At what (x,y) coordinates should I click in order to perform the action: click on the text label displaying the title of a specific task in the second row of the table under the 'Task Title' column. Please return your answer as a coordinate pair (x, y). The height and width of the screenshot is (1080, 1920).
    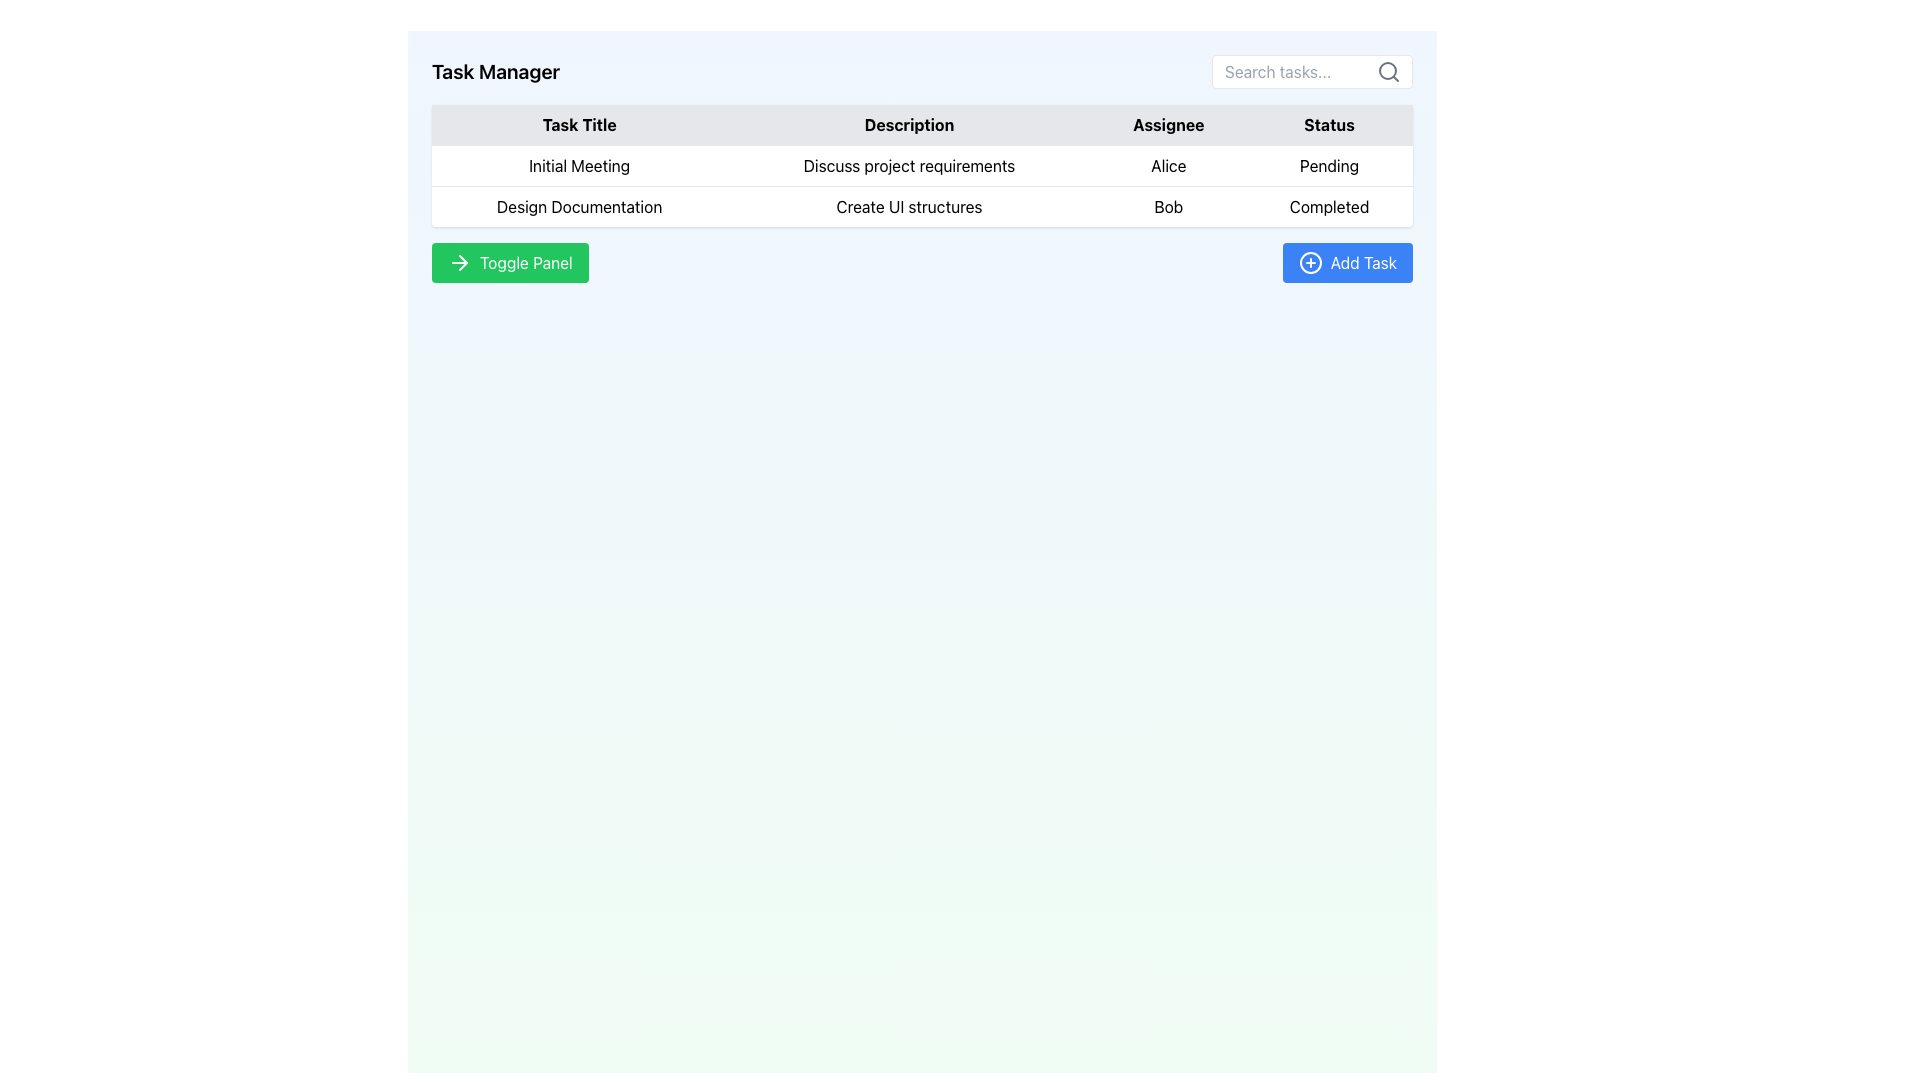
    Looking at the image, I should click on (578, 206).